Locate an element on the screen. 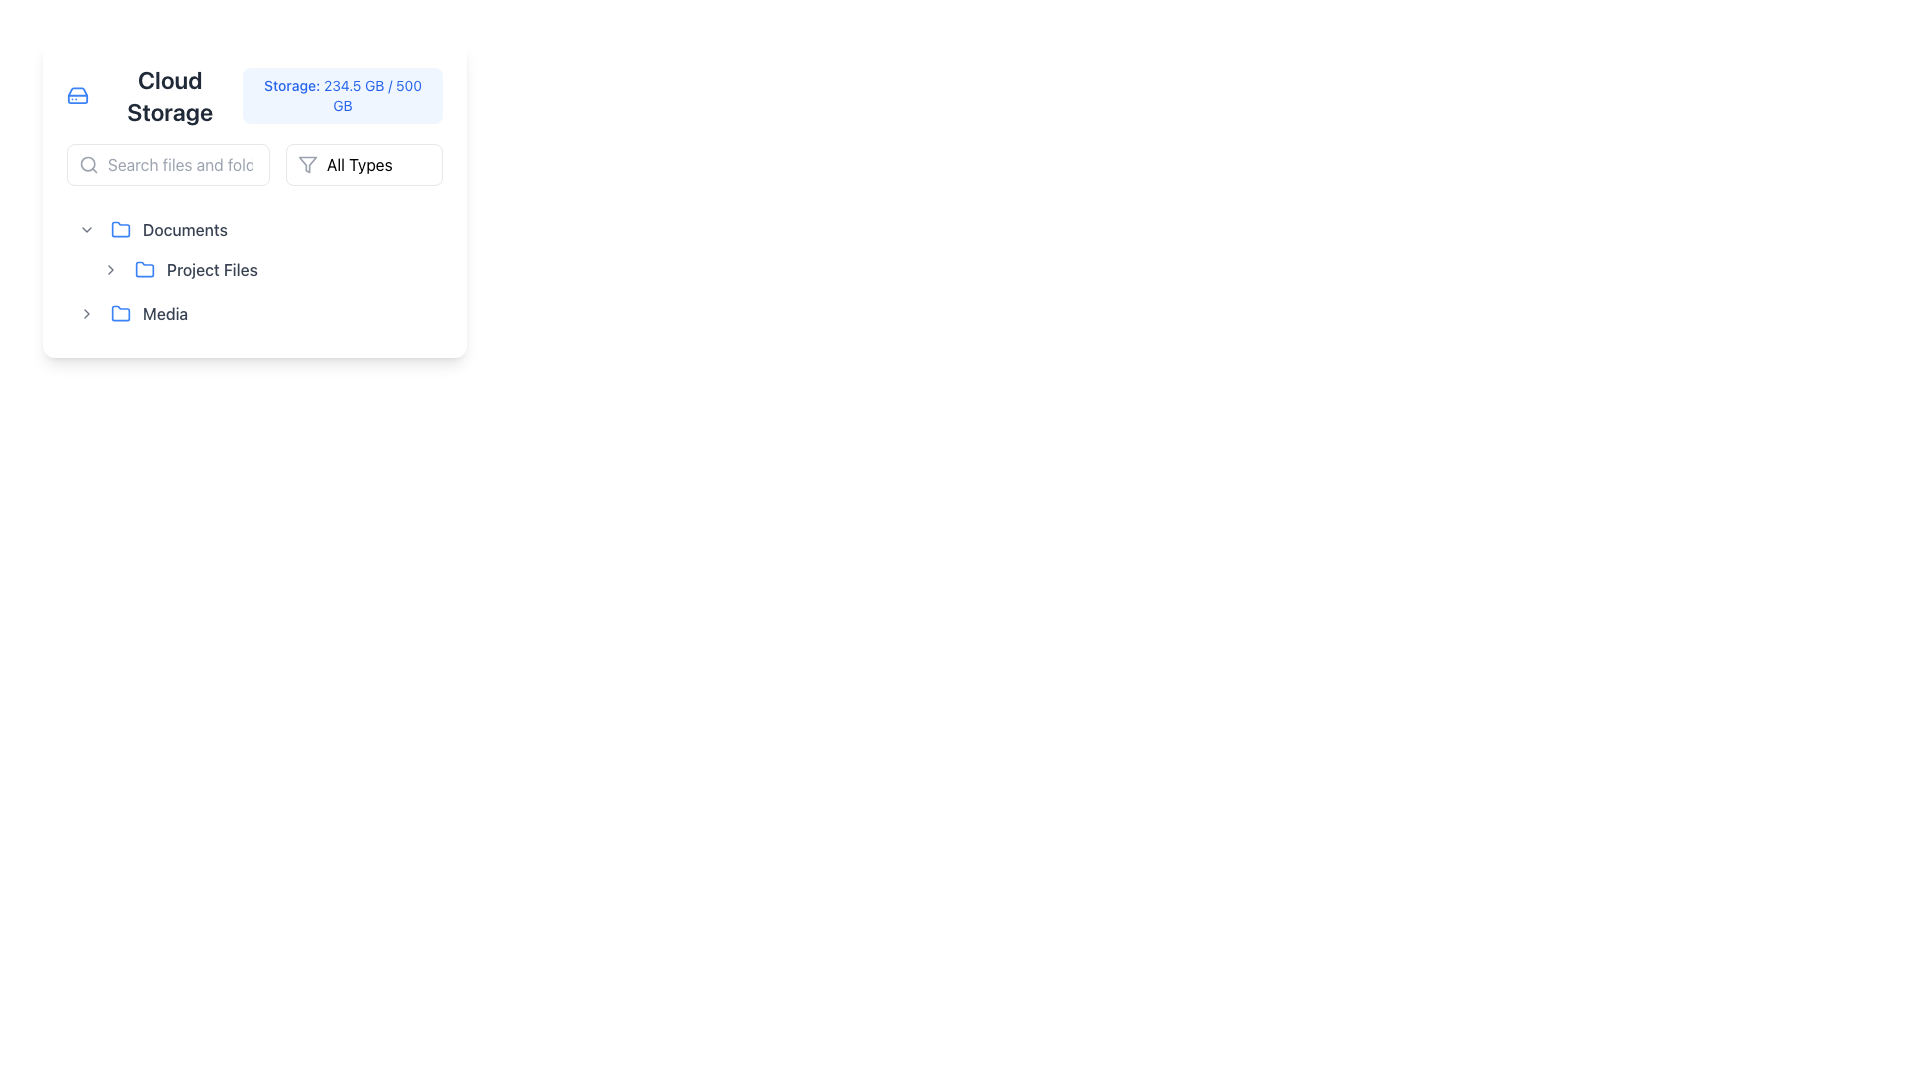 Image resolution: width=1920 pixels, height=1080 pixels. the 'Project Files' text label with an associated folder icon located under 'Documents2023-12-01' is located at coordinates (253, 270).